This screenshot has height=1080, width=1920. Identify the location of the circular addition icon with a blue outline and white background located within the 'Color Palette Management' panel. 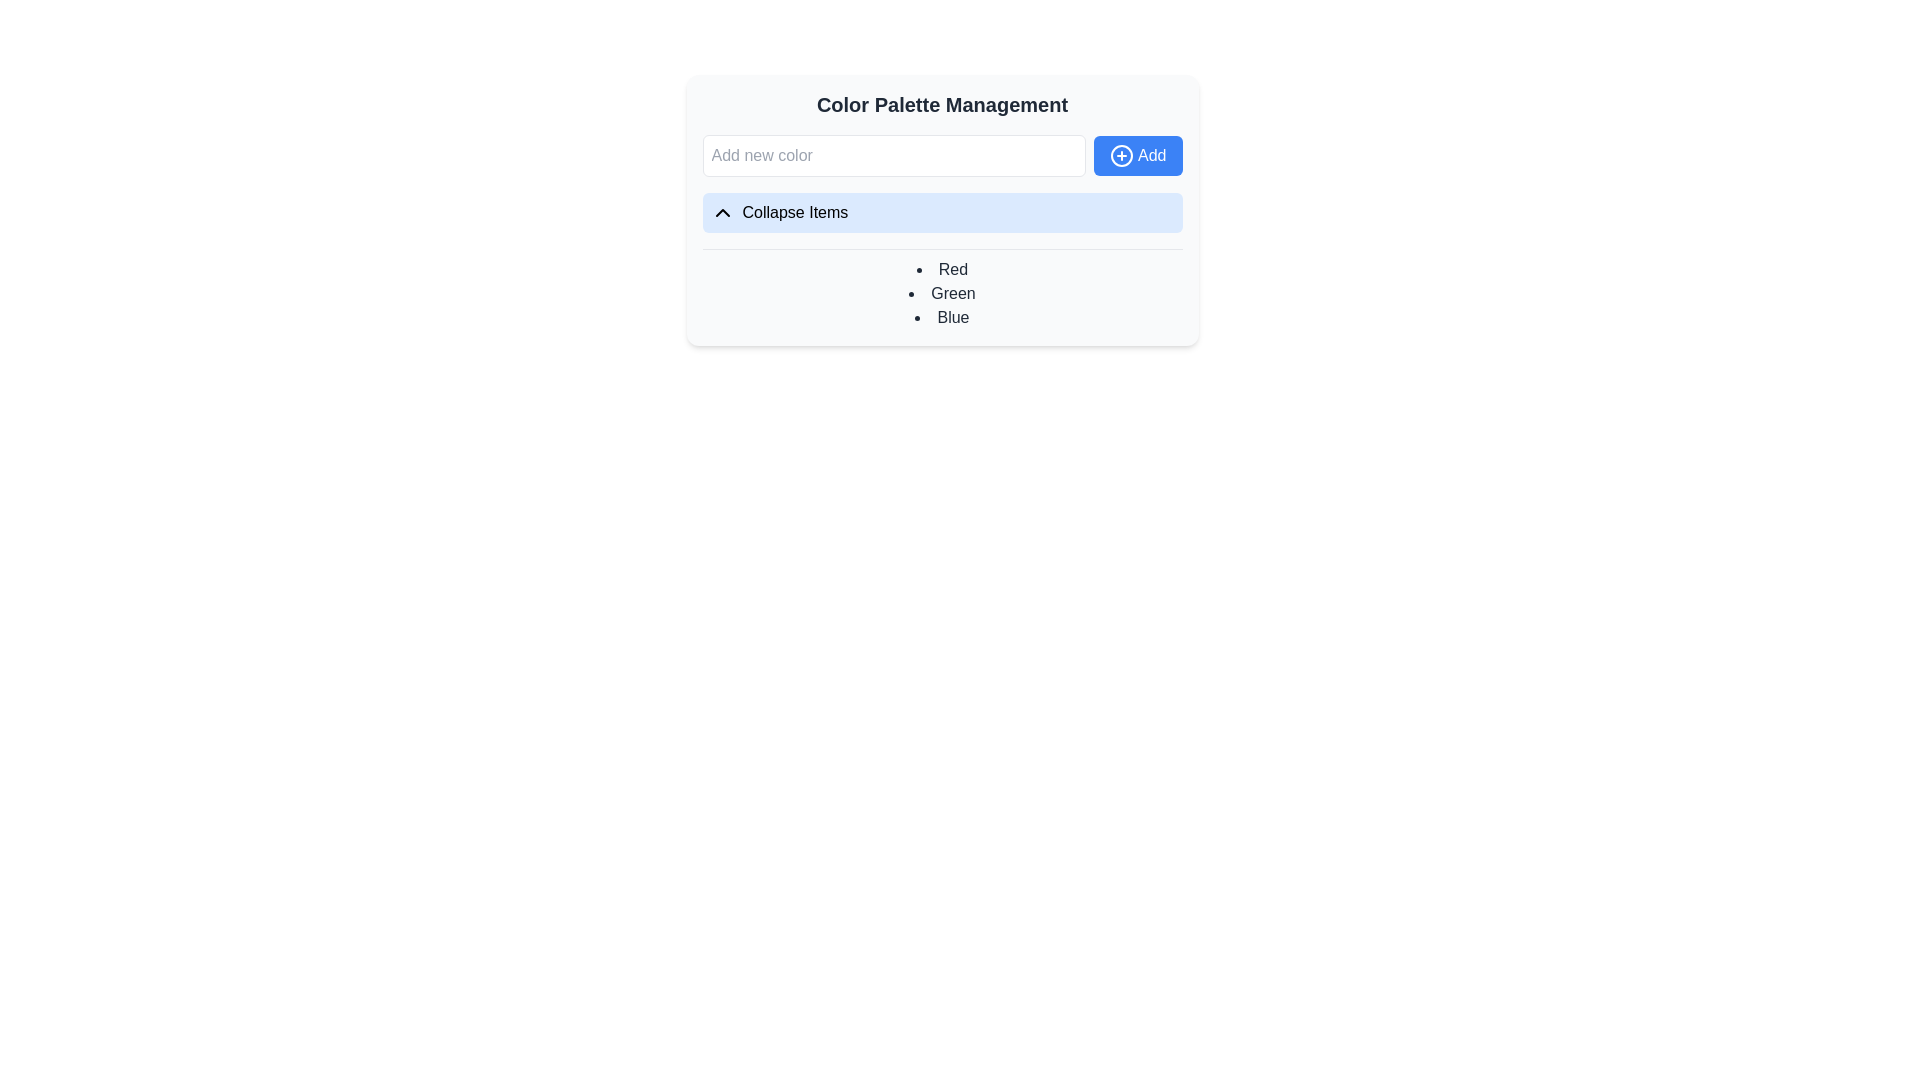
(1122, 154).